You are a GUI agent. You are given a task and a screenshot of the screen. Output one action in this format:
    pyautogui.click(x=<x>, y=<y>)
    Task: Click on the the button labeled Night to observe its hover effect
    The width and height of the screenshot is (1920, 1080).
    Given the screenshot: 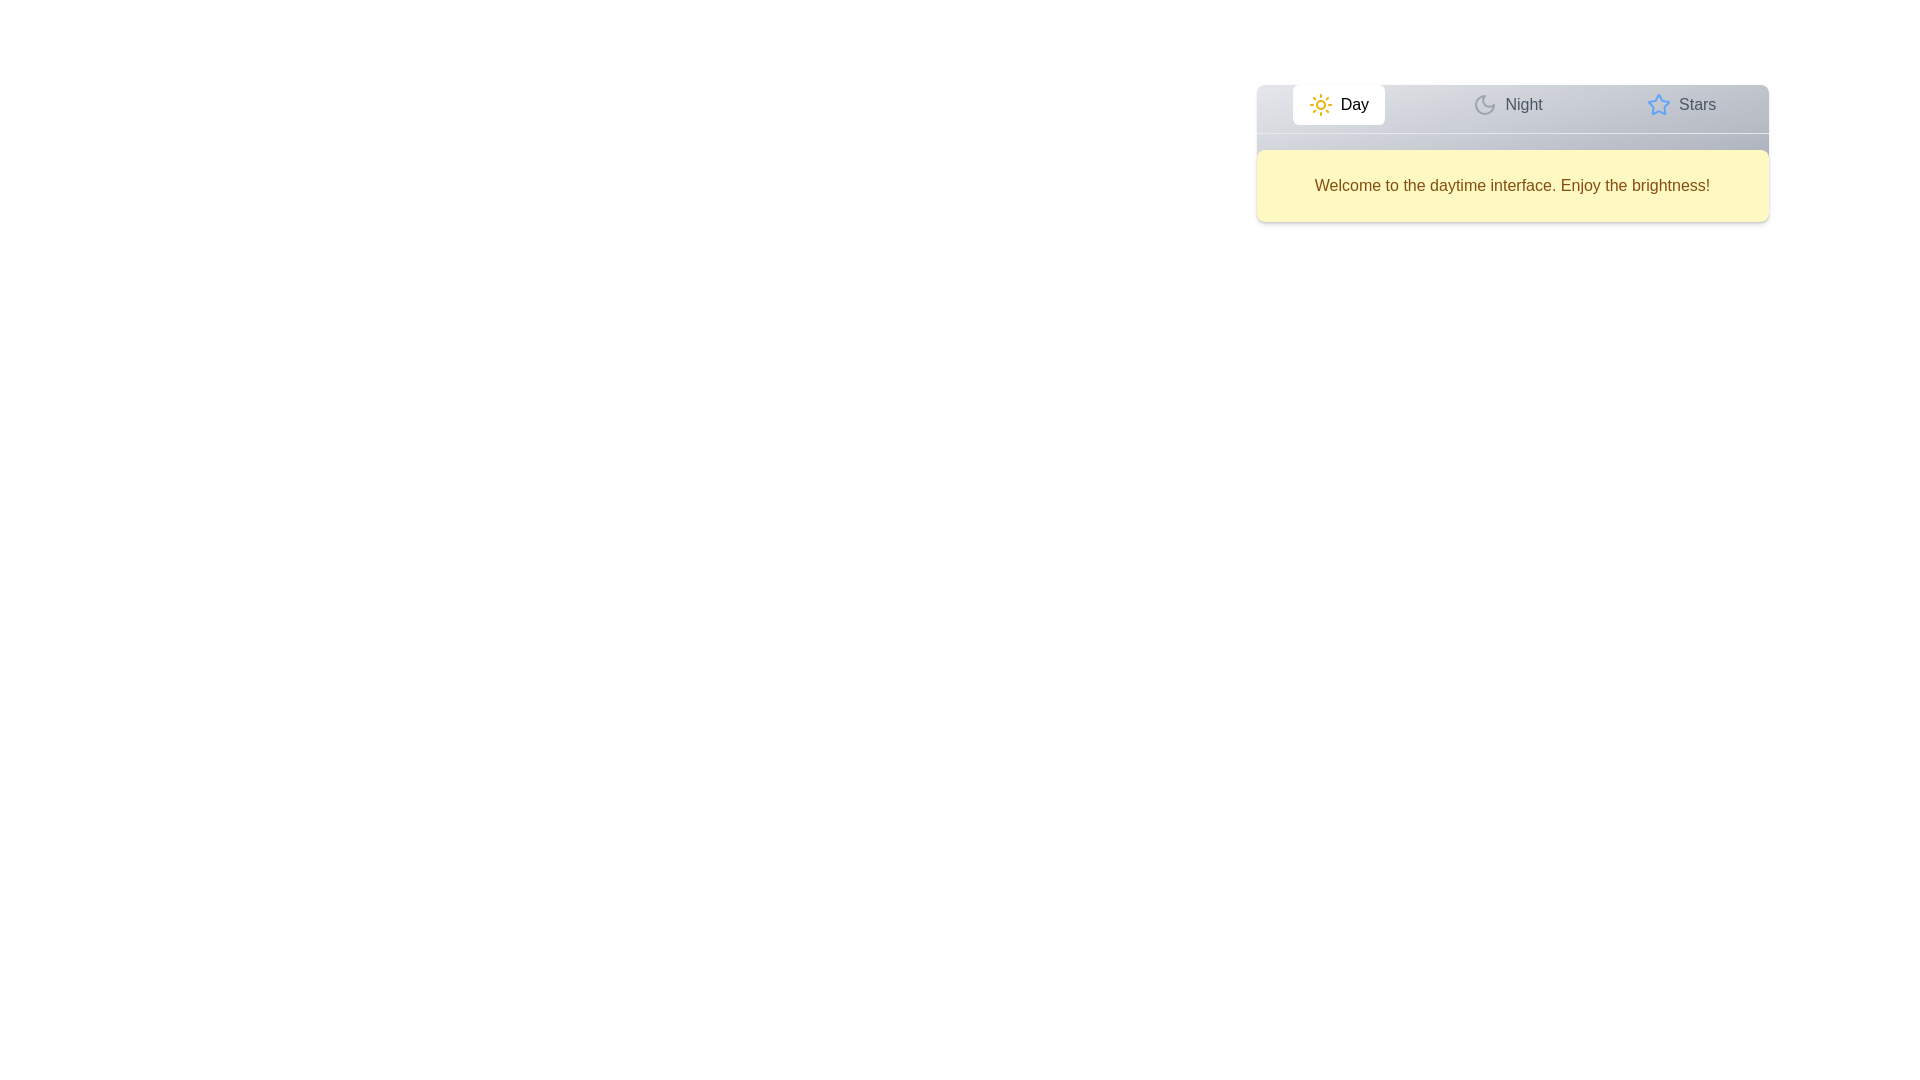 What is the action you would take?
    pyautogui.click(x=1507, y=104)
    